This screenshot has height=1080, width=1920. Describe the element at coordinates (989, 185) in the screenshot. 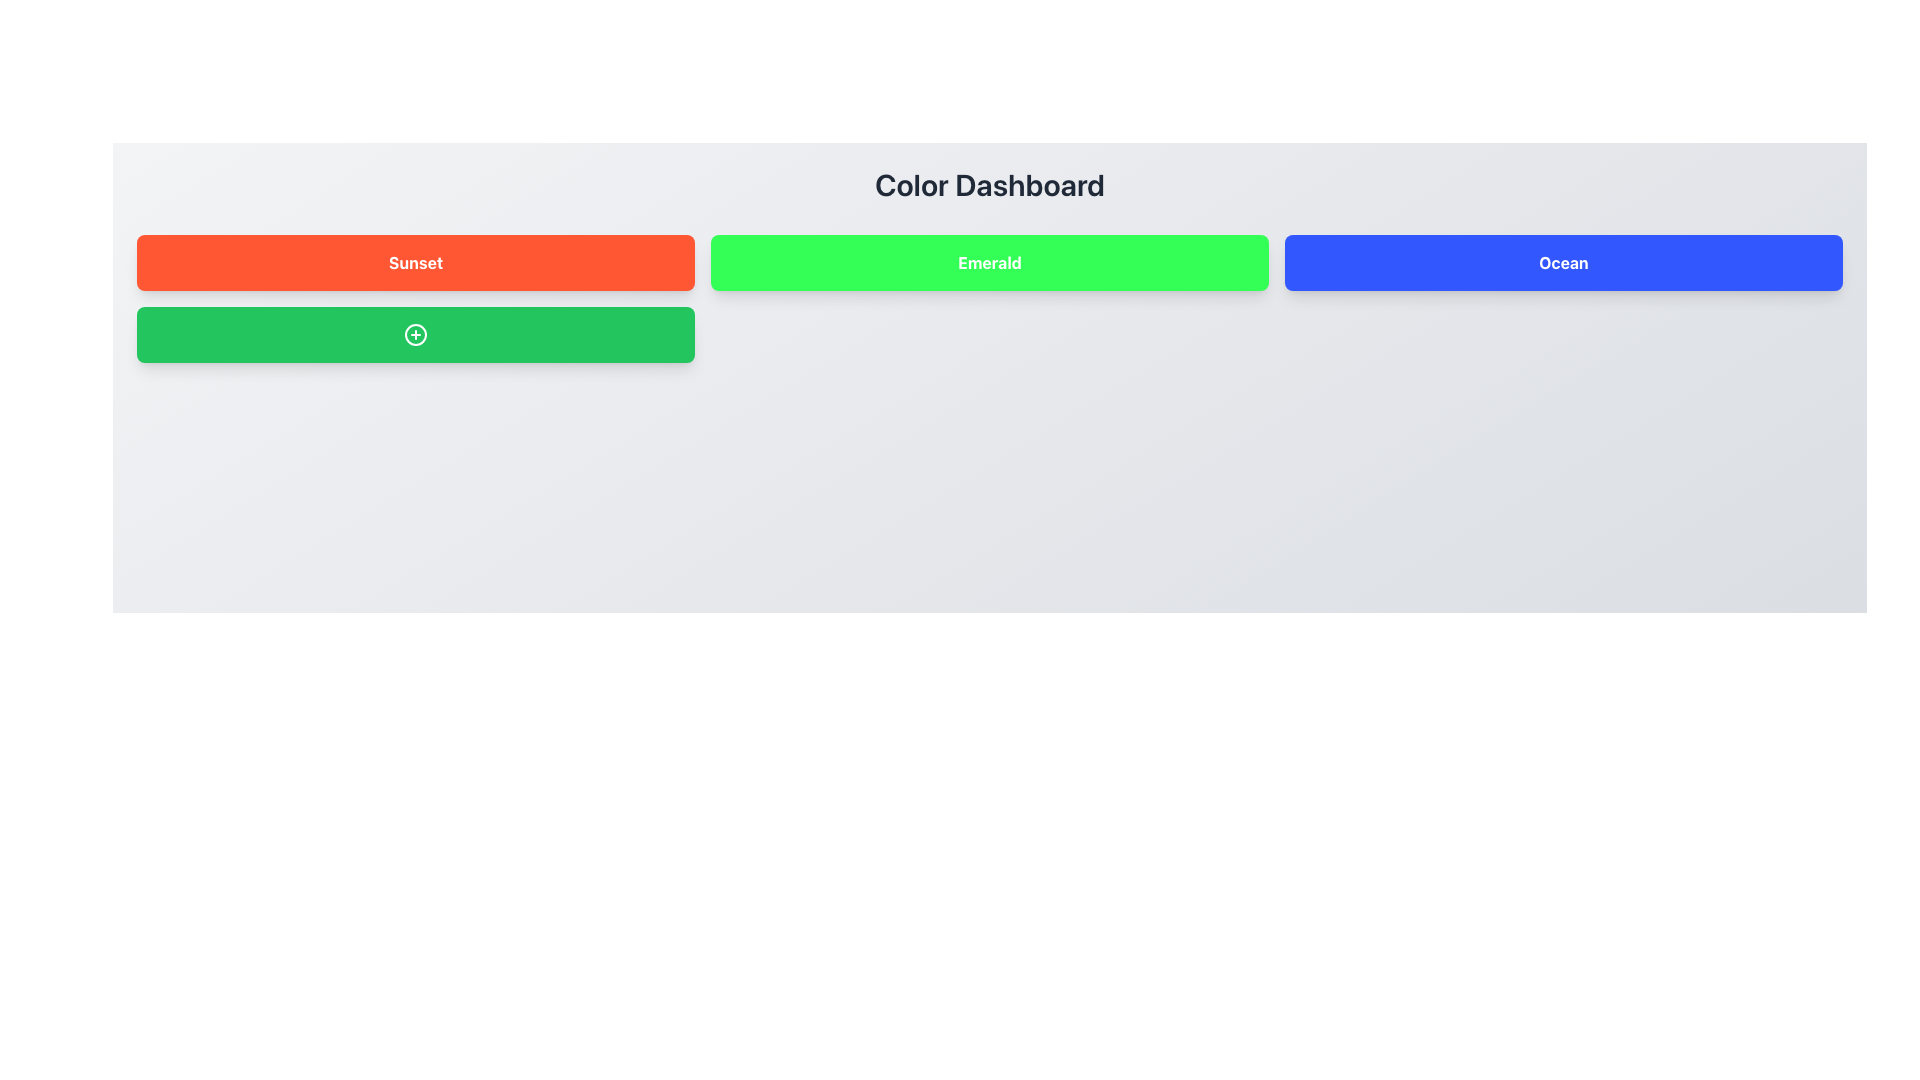

I see `the 'Color Dashboard' text label, which is displayed at the top center of the interface in a bold and large font style` at that location.